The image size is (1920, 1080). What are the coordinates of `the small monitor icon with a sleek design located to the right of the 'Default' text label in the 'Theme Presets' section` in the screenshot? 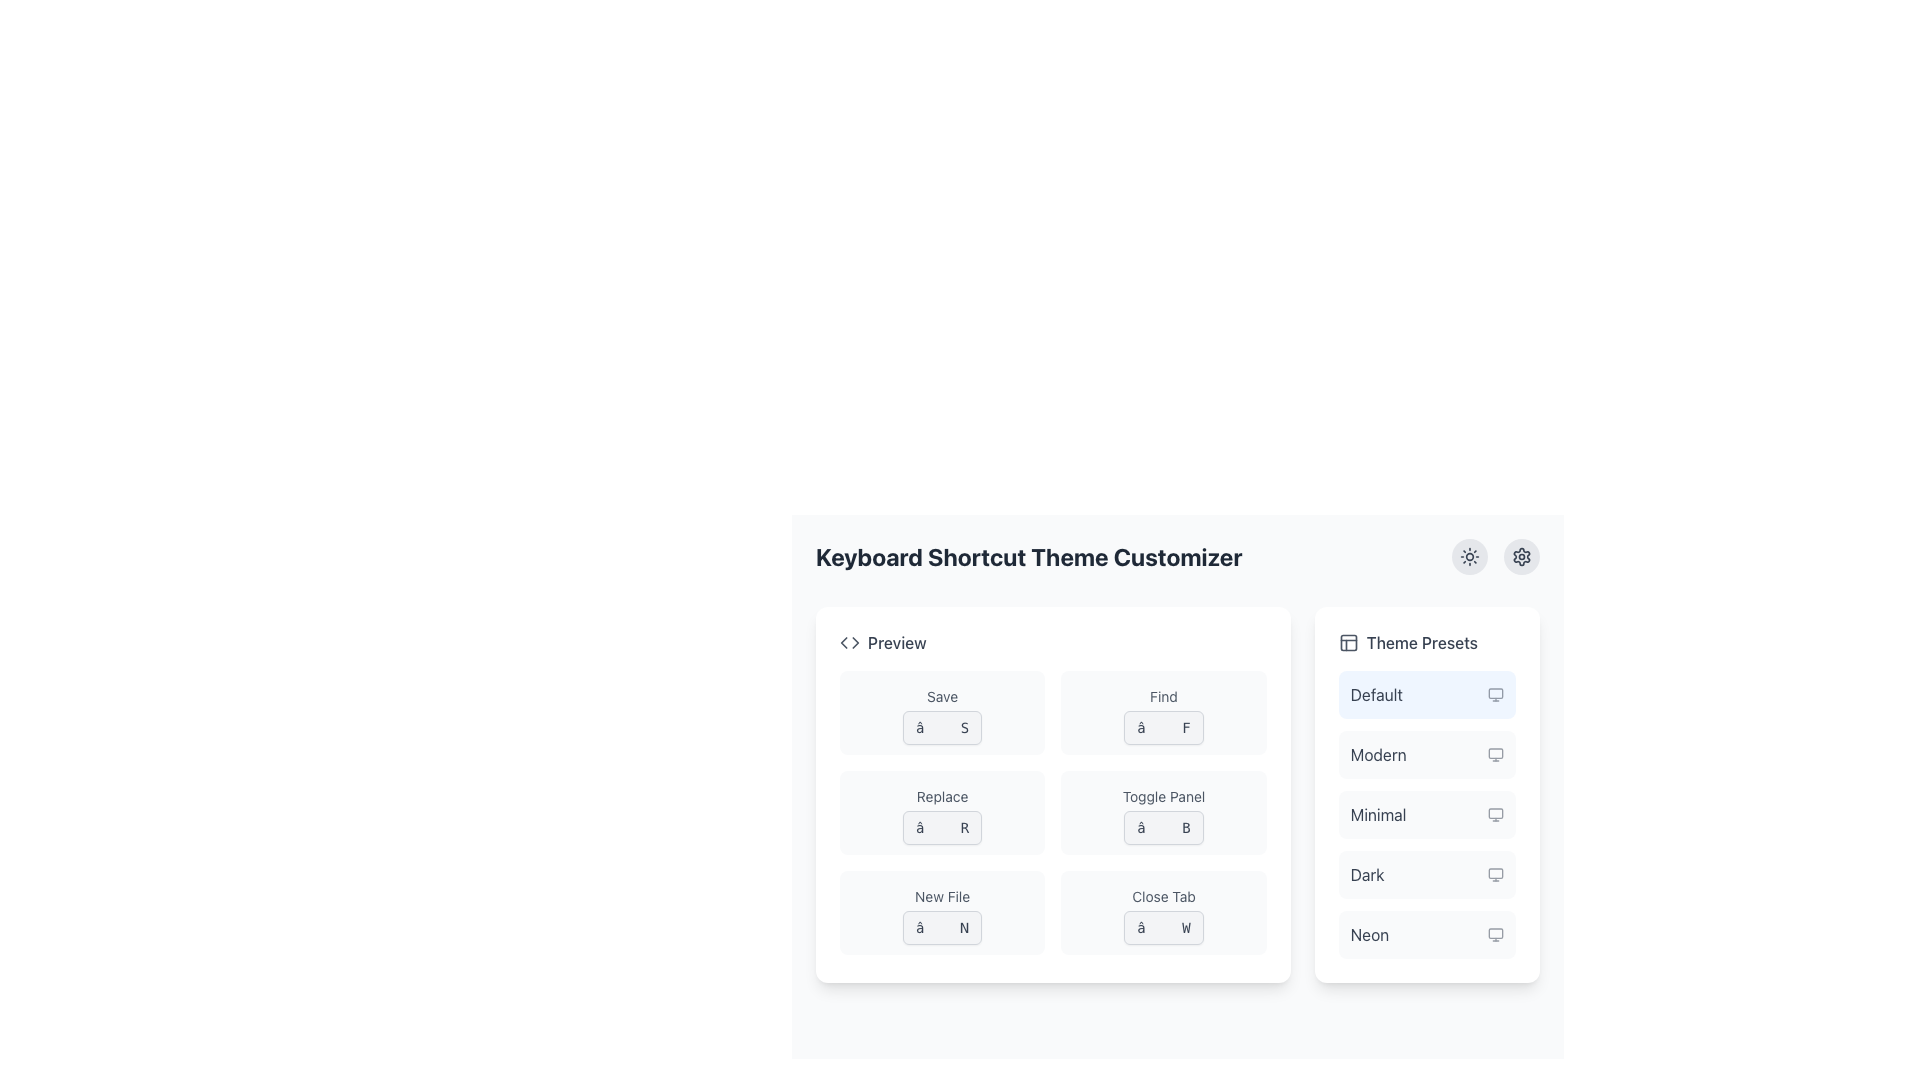 It's located at (1496, 693).